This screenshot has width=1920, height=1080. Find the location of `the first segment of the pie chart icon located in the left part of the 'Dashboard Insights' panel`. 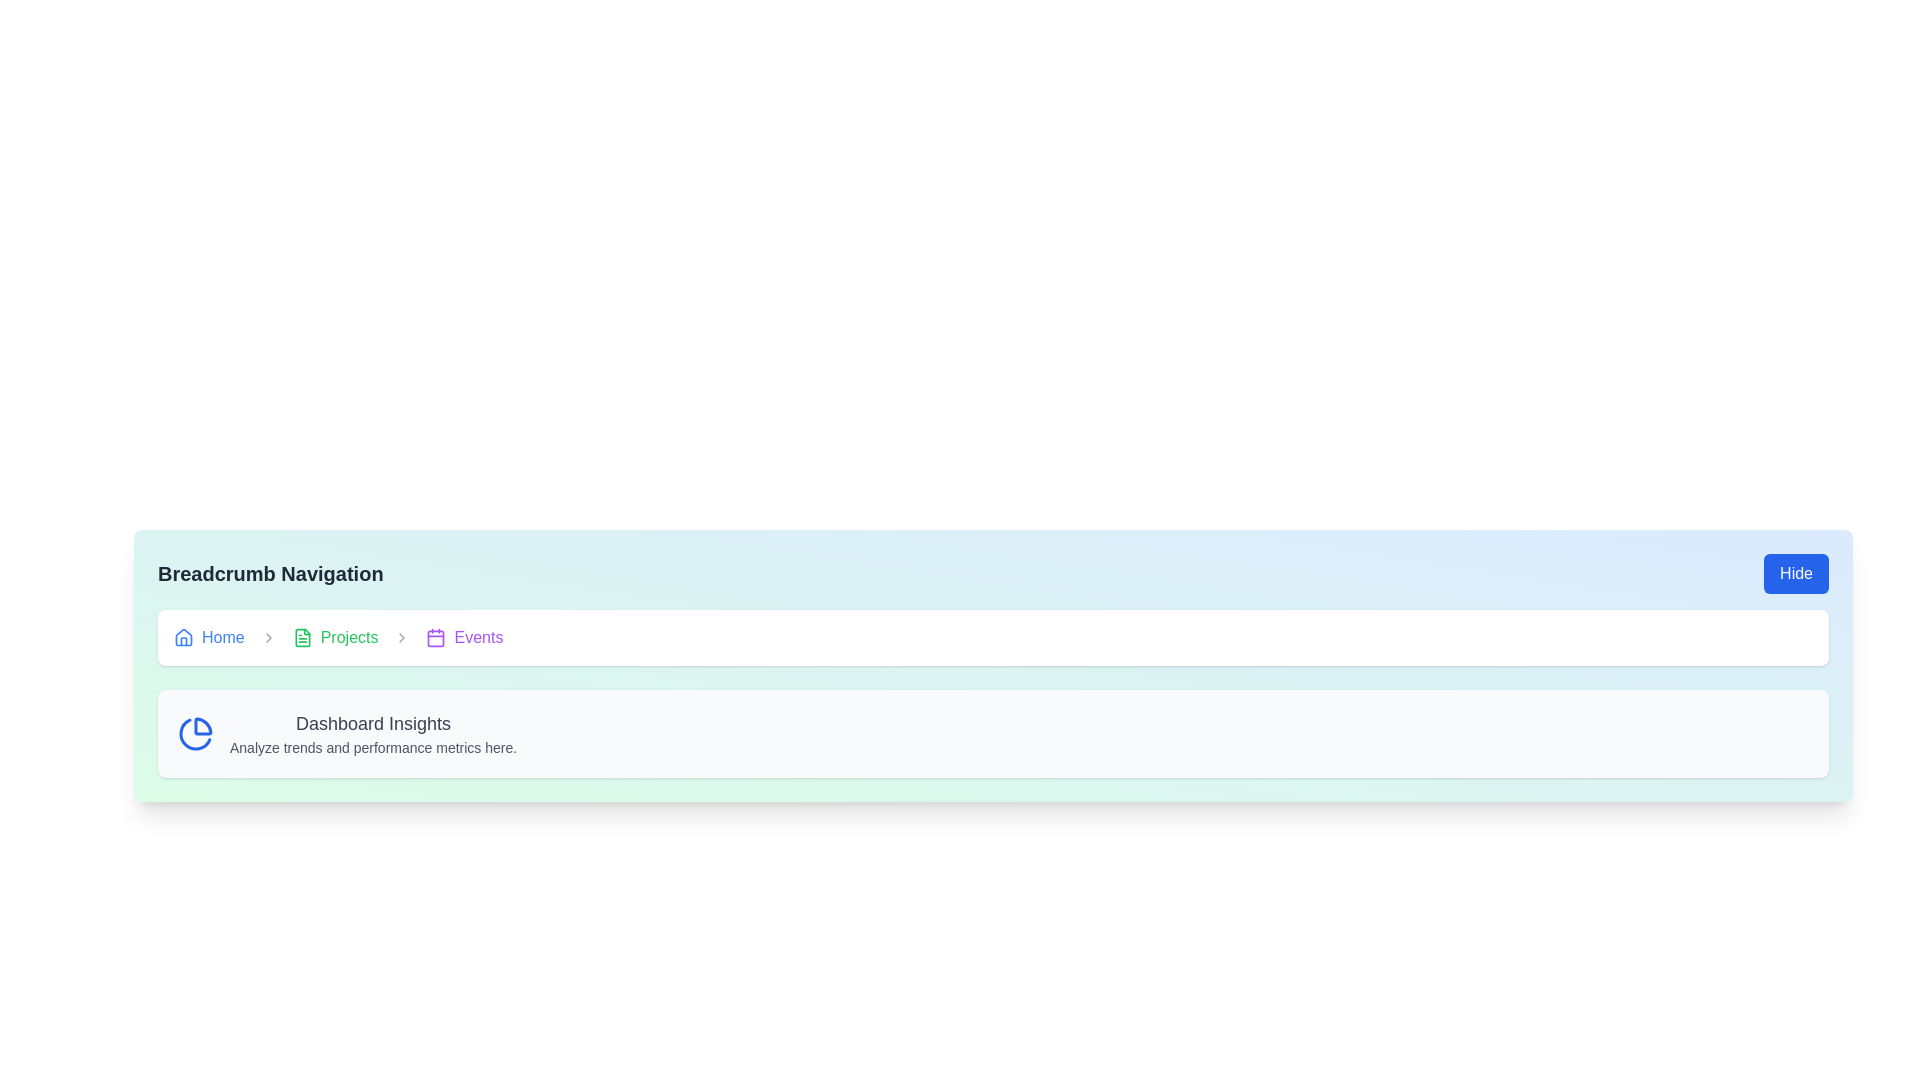

the first segment of the pie chart icon located in the left part of the 'Dashboard Insights' panel is located at coordinates (203, 726).